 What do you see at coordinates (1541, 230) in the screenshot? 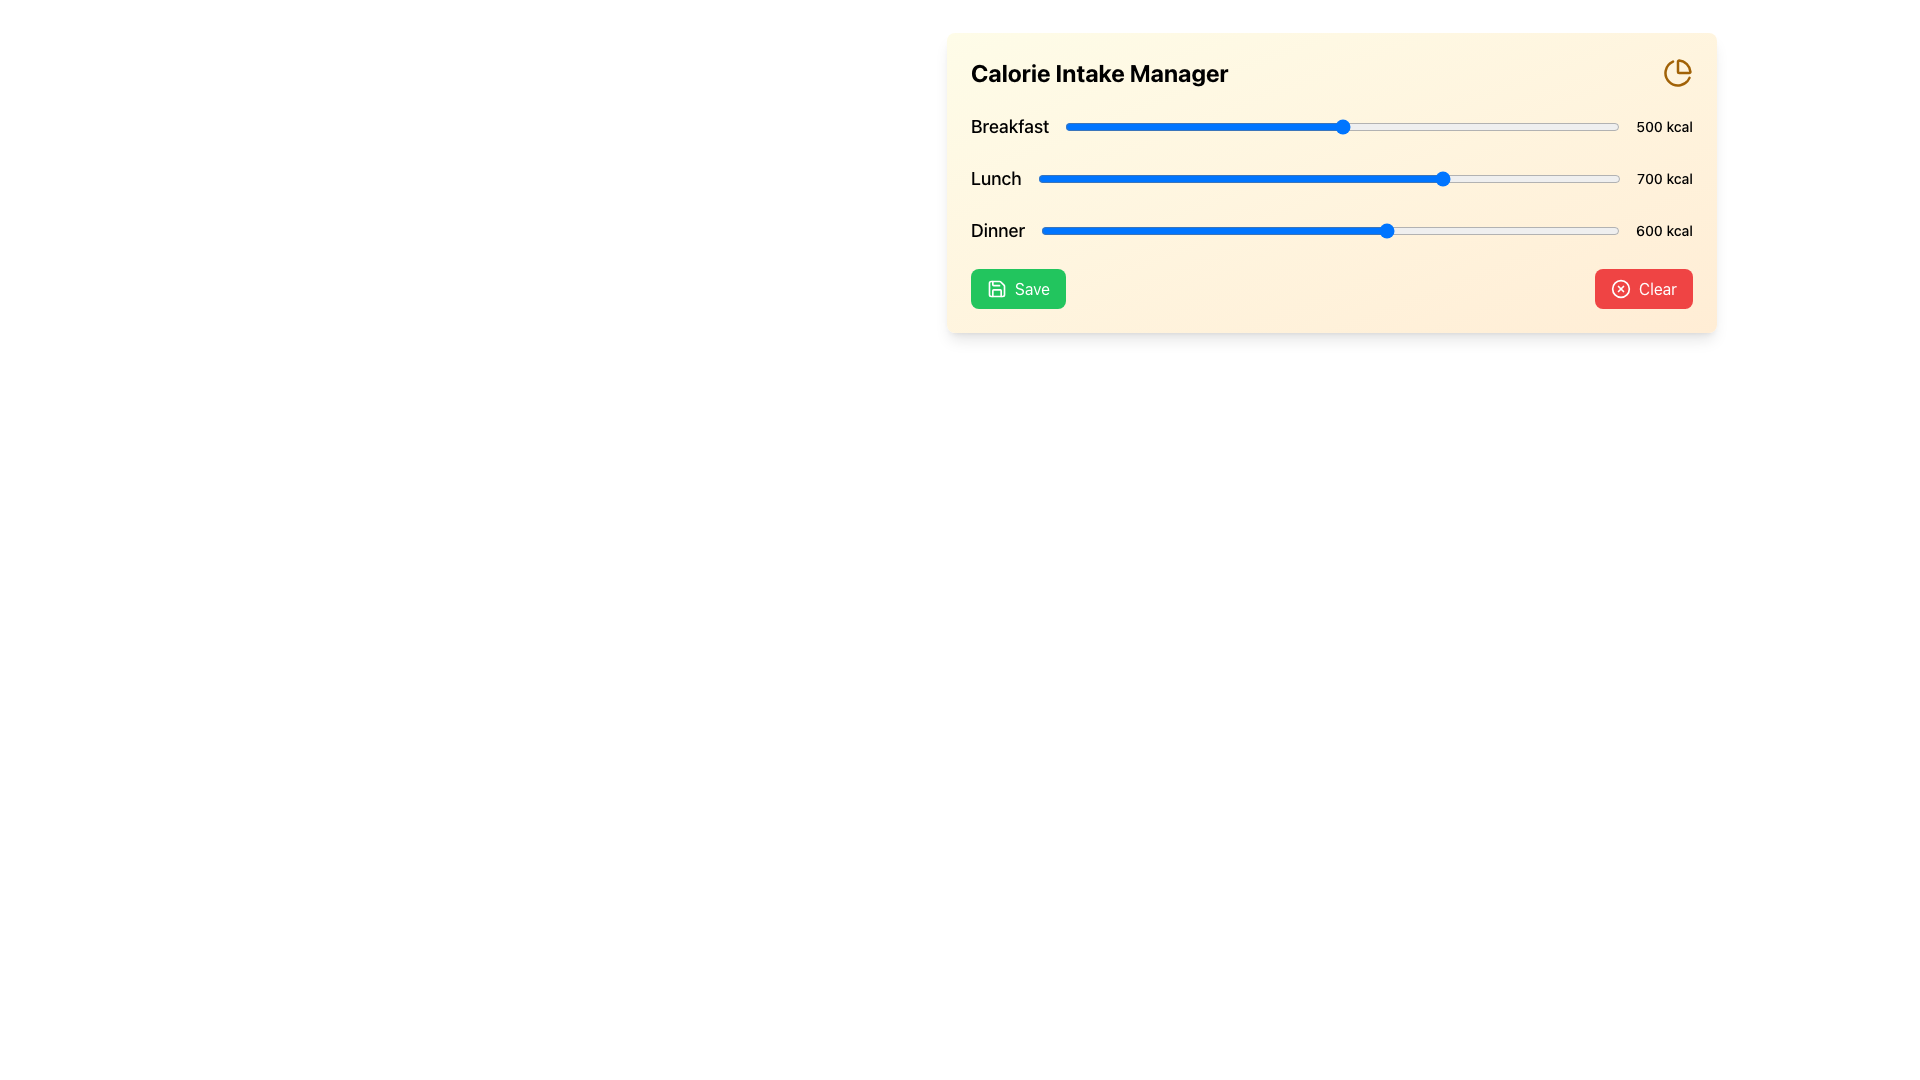
I see `Dinner kcal` at bounding box center [1541, 230].